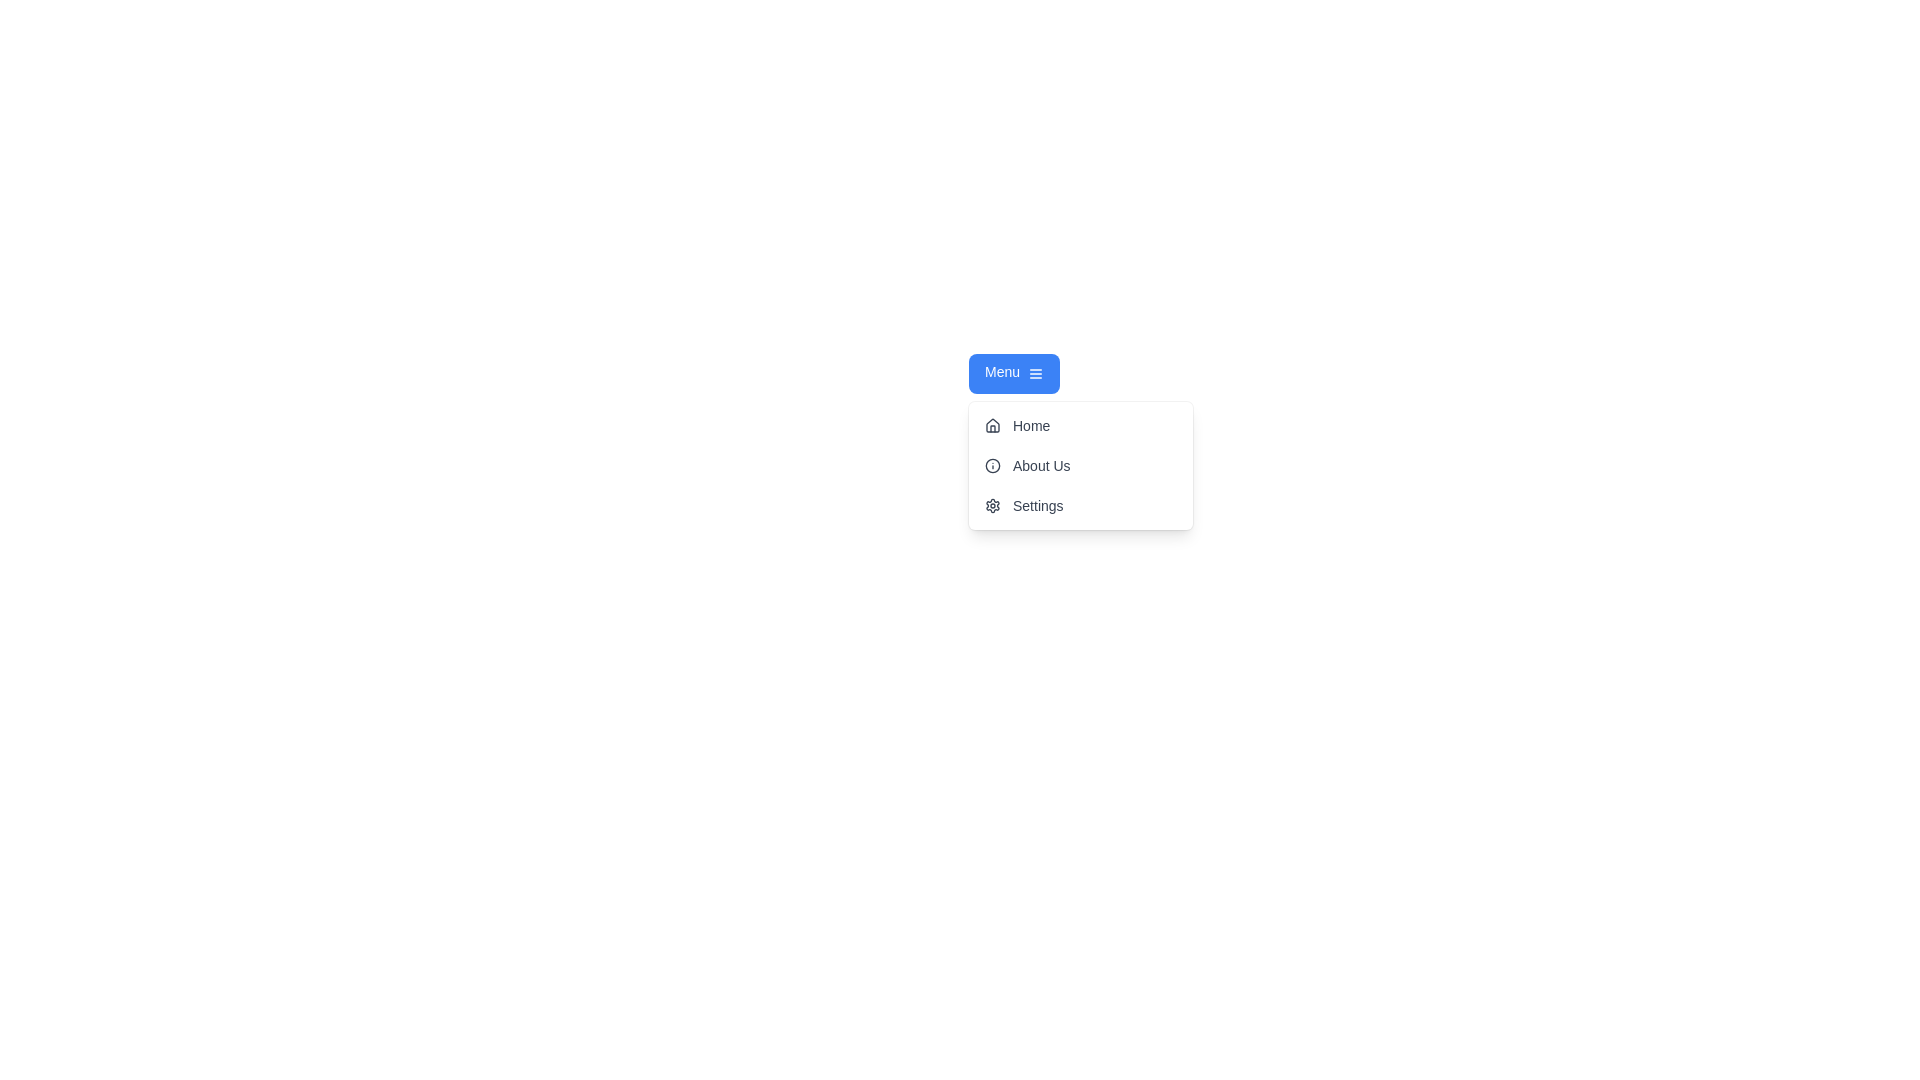 Image resolution: width=1920 pixels, height=1080 pixels. I want to click on the 'About Us' button, which is the second option in the vertical menu list, so click(1079, 466).